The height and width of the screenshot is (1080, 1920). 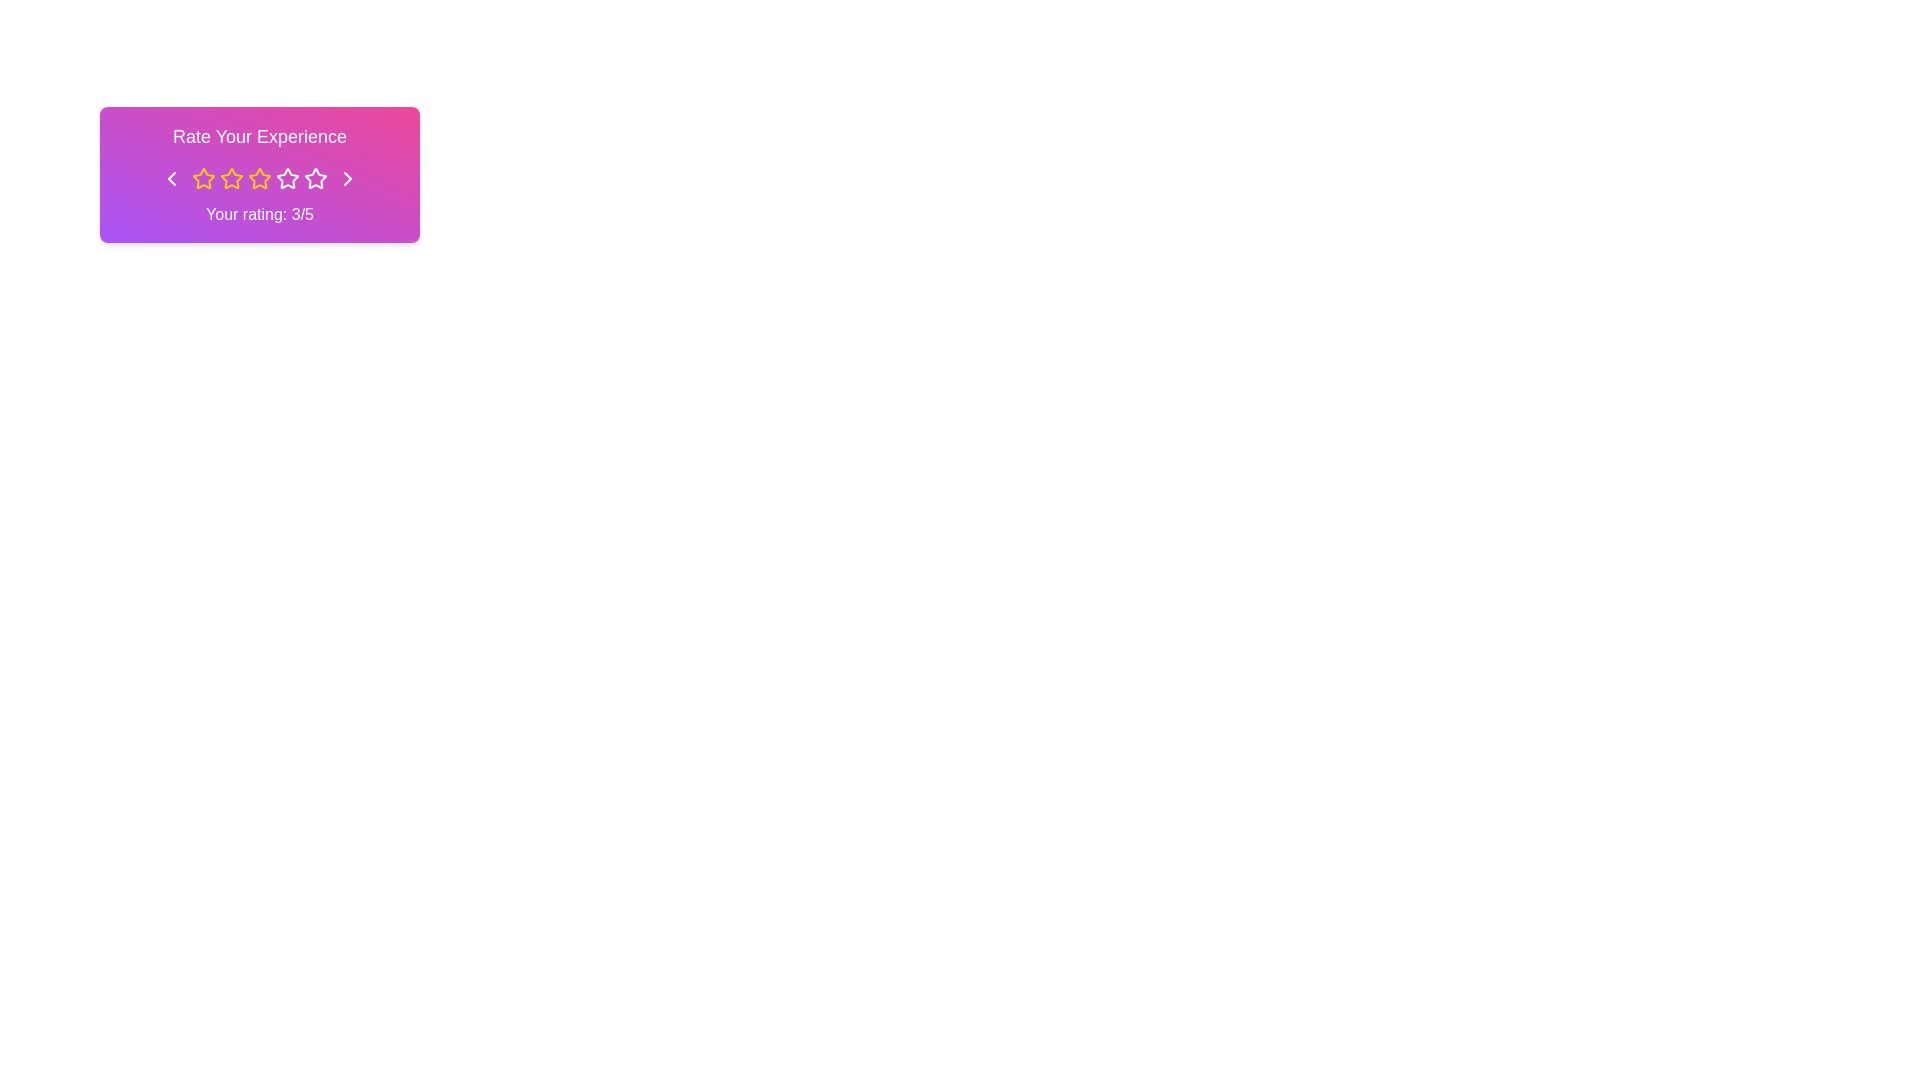 What do you see at coordinates (315, 177) in the screenshot?
I see `the fourth star-shaped icon with a pink outline` at bounding box center [315, 177].